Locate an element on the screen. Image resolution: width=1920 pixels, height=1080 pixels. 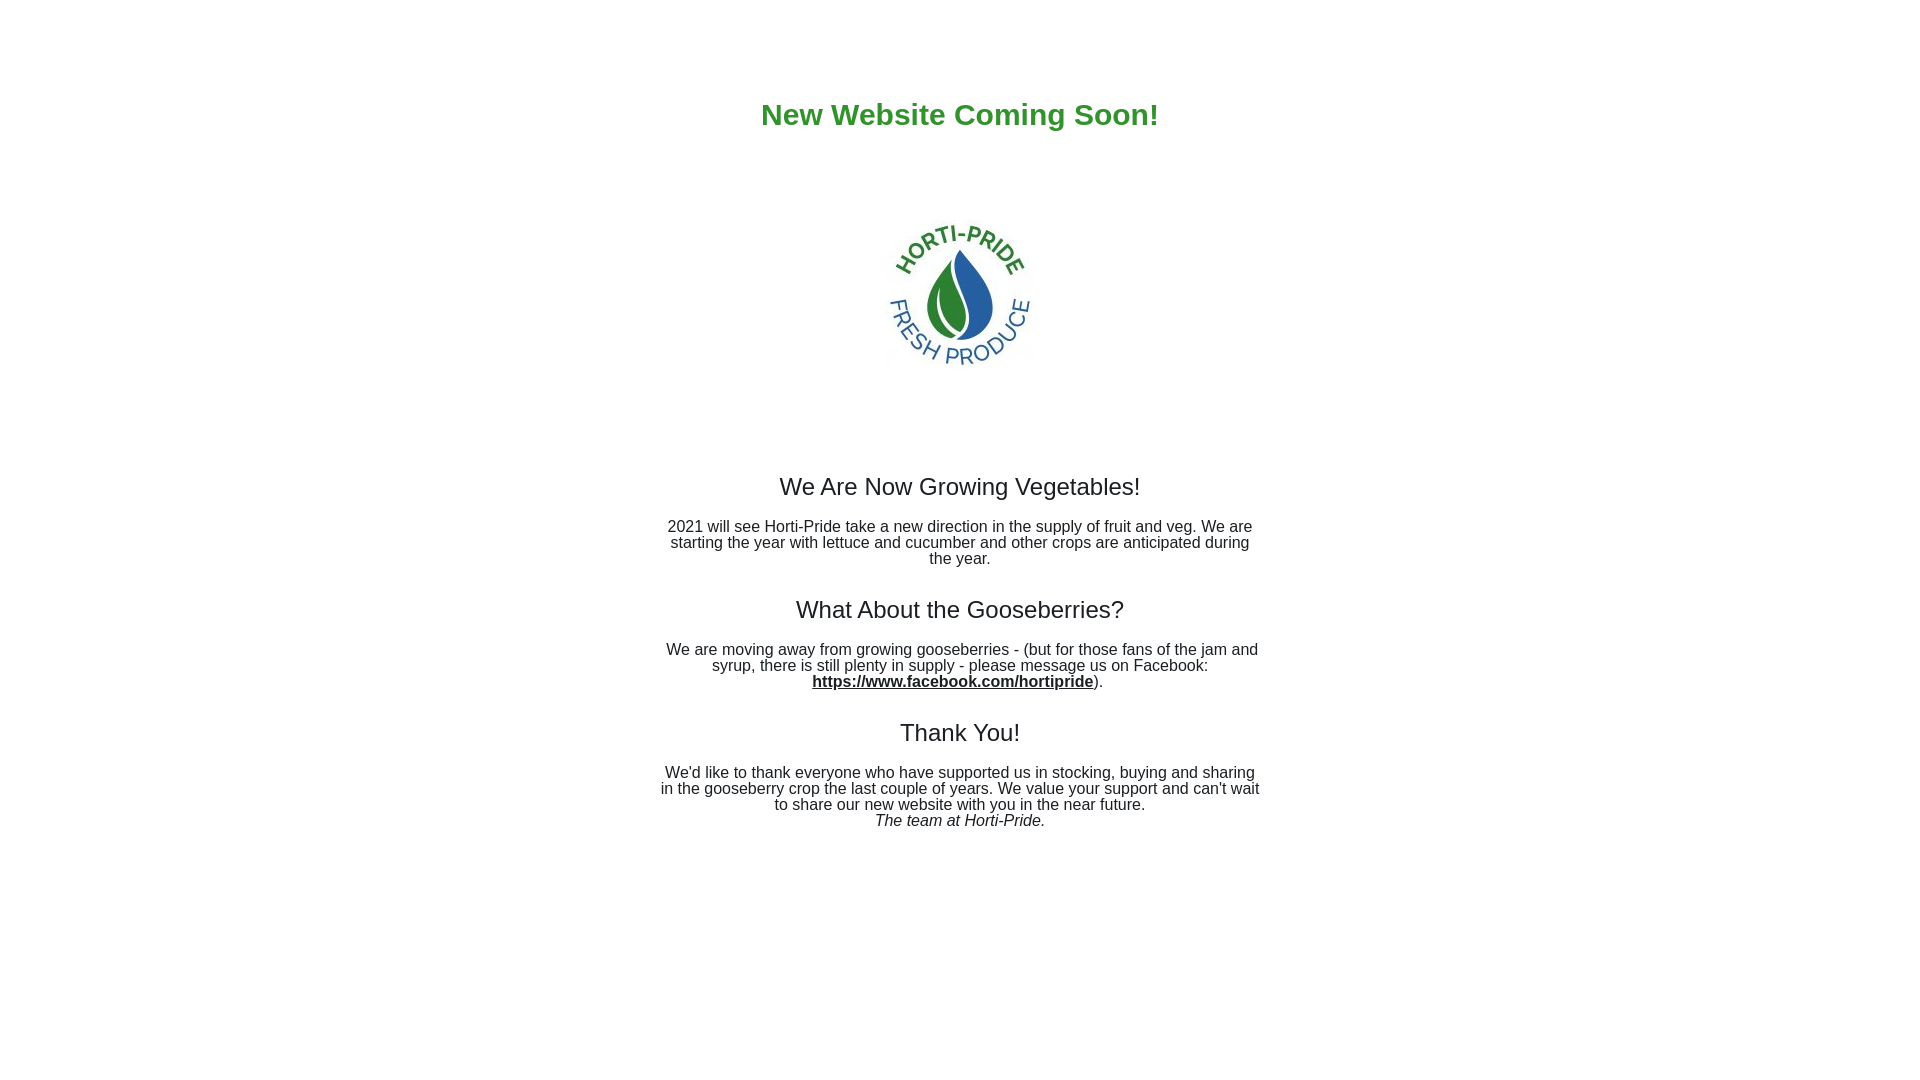
'https://www.facebook.com/hortipride' is located at coordinates (951, 680).